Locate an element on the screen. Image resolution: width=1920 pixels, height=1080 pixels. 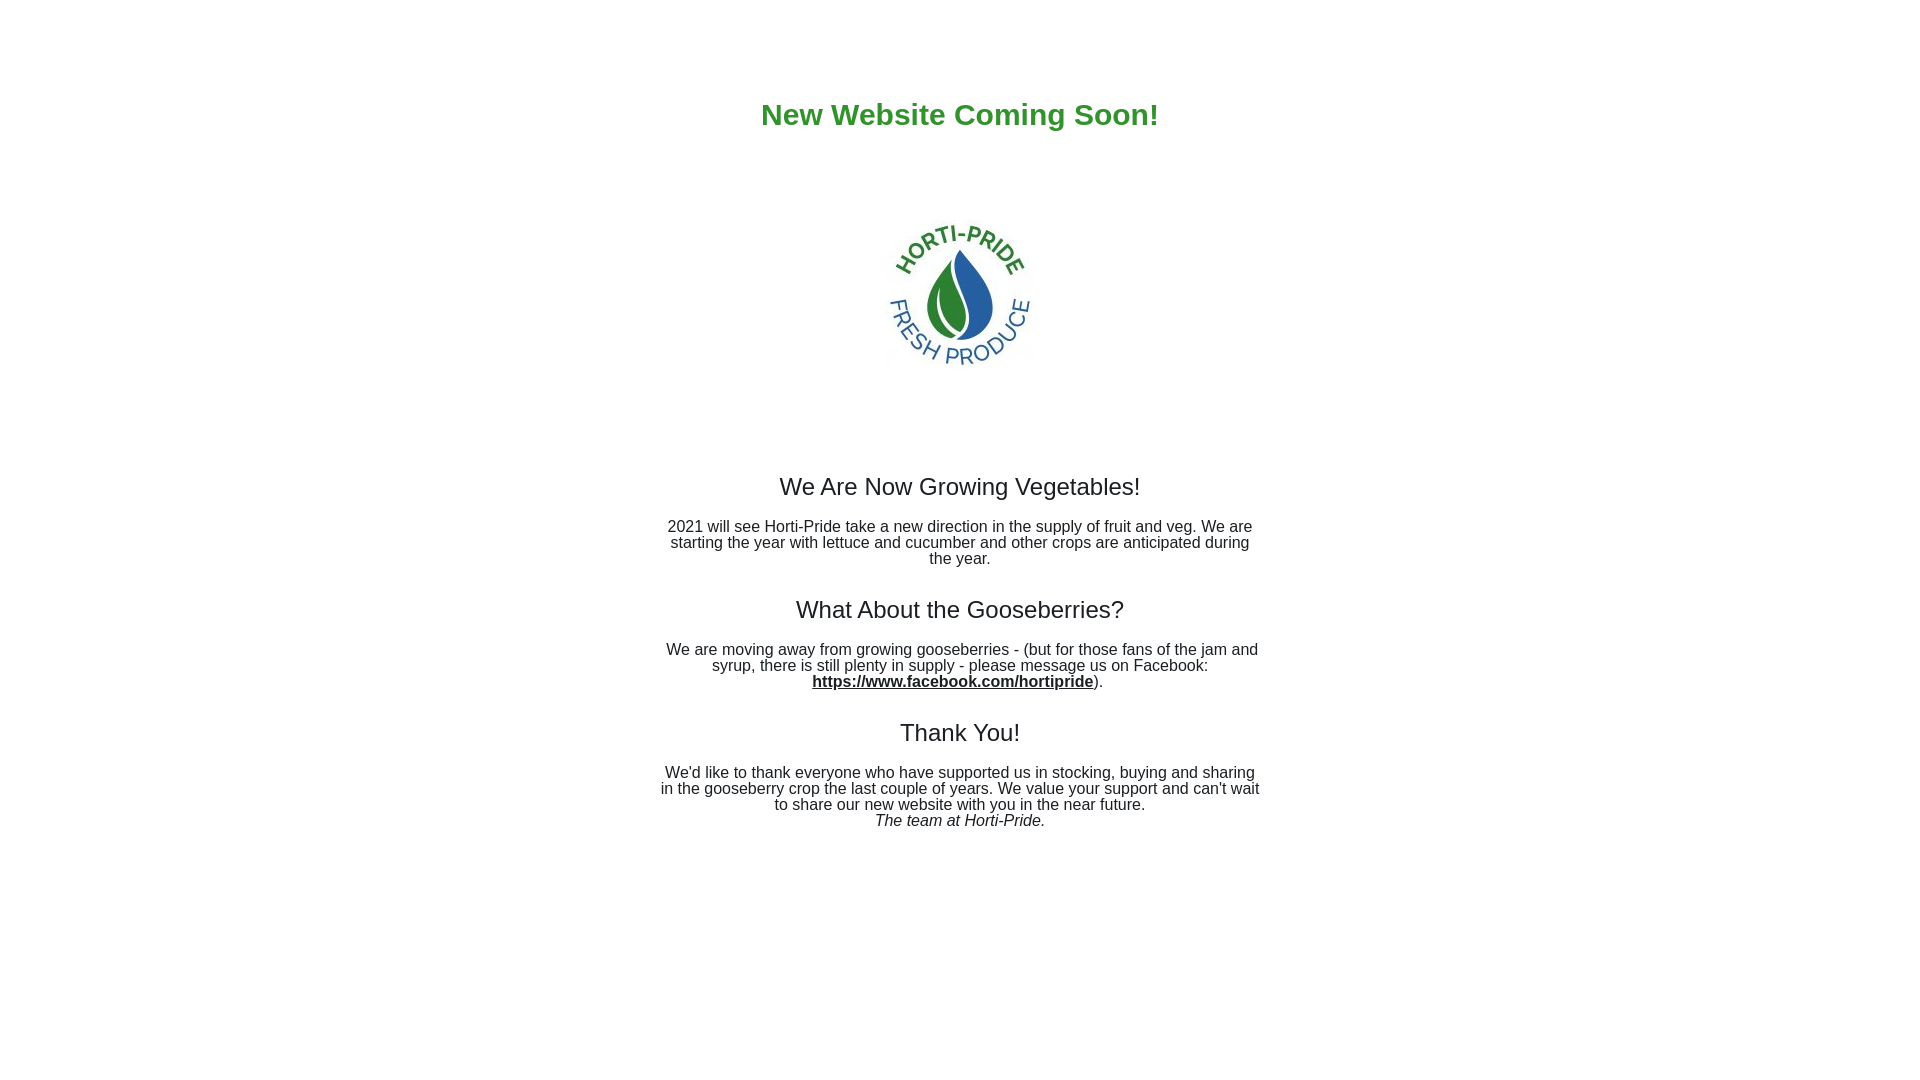
'https://www.facebook.com/hortipride' is located at coordinates (951, 680).